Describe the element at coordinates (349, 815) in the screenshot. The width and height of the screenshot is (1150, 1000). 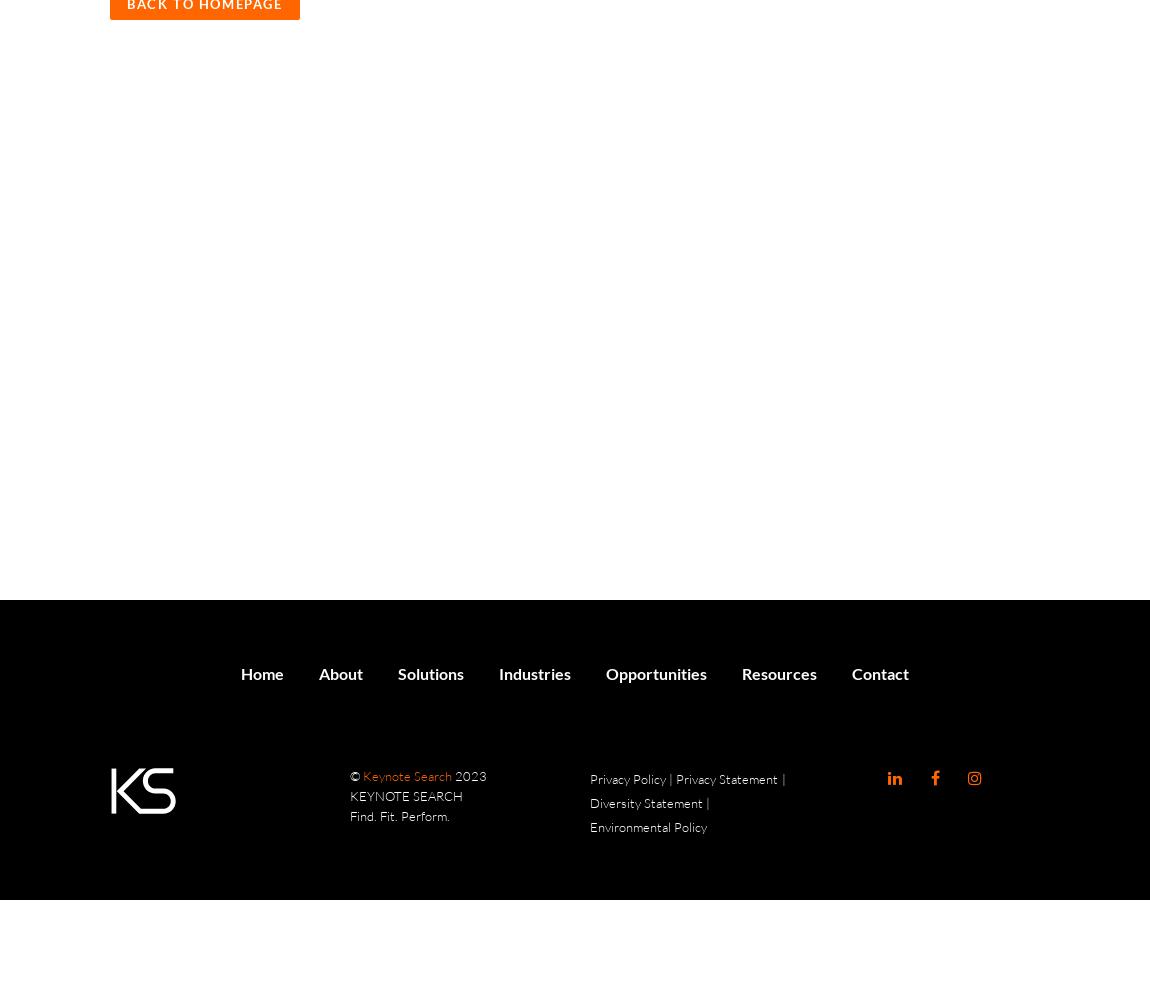
I see `'Find. Fit. Perform.'` at that location.